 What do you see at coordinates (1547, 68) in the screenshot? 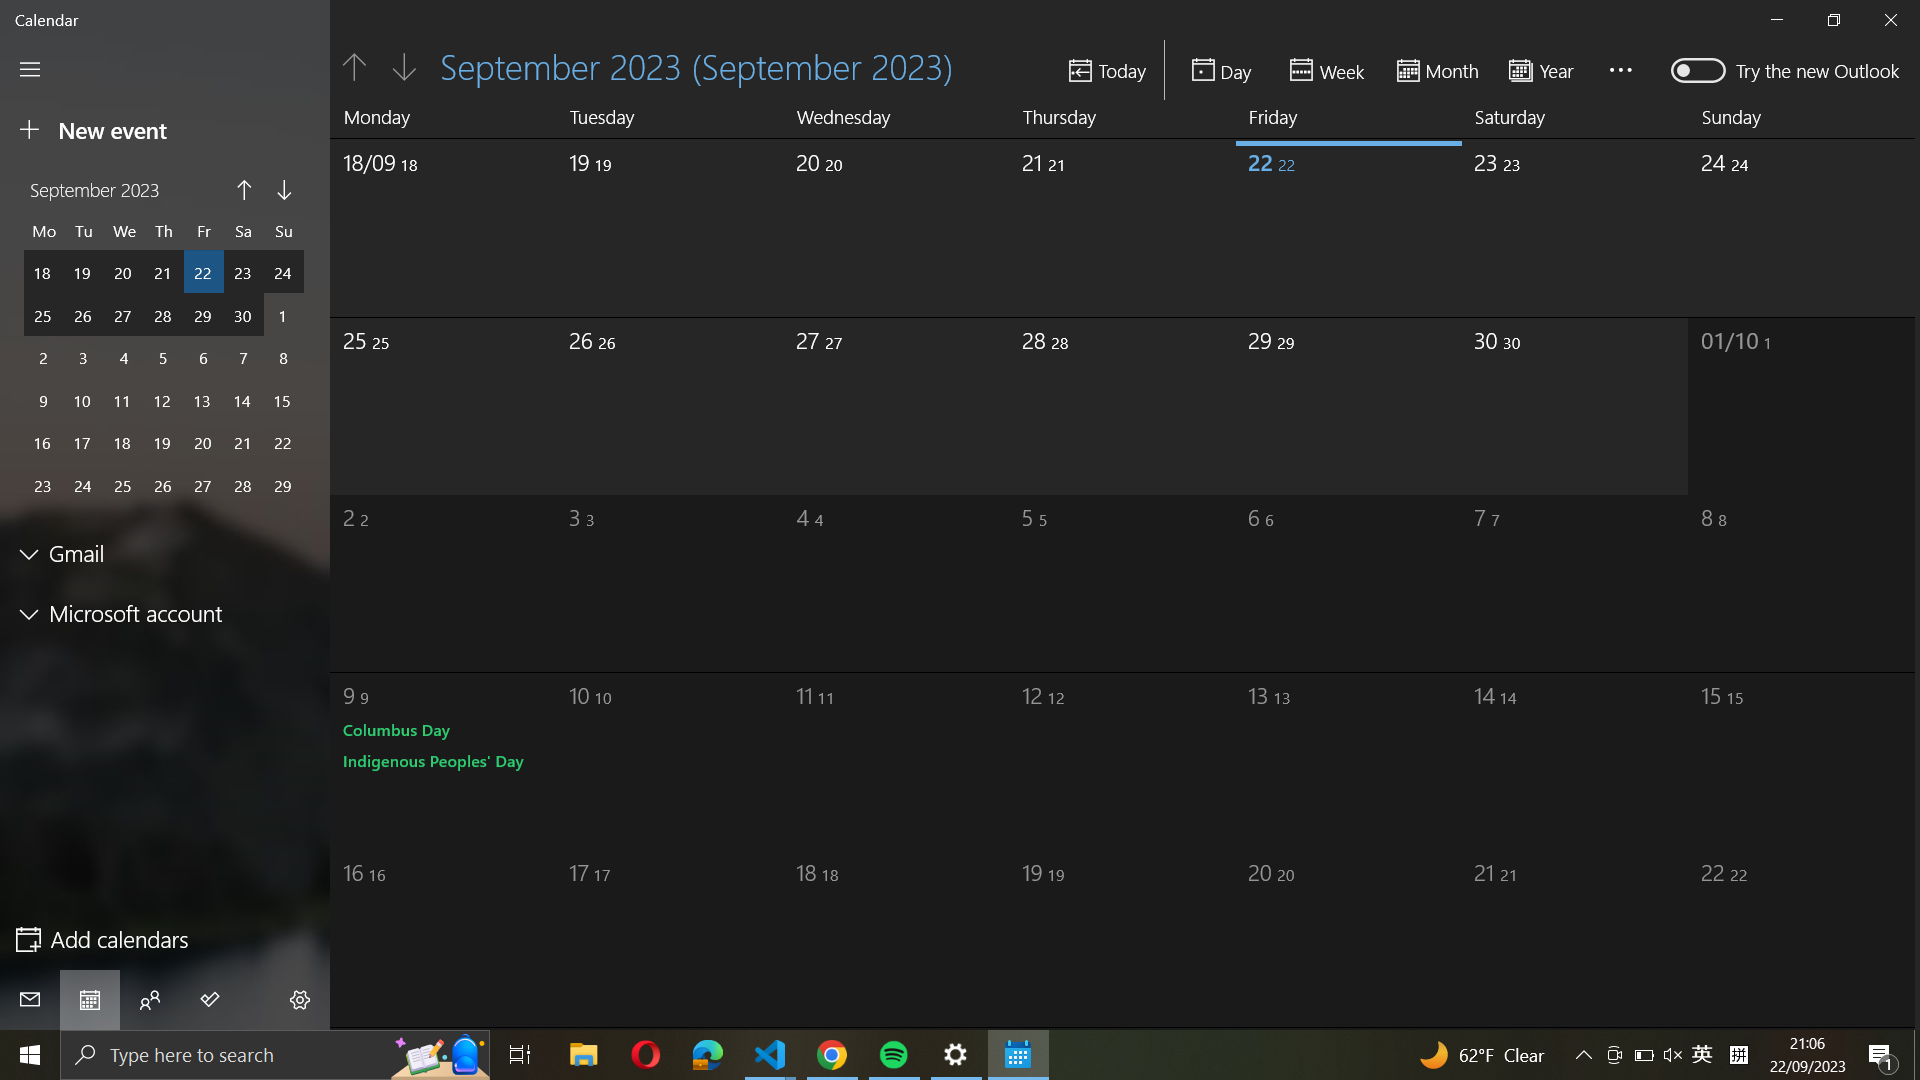
I see `Switch to the yearly overview` at bounding box center [1547, 68].